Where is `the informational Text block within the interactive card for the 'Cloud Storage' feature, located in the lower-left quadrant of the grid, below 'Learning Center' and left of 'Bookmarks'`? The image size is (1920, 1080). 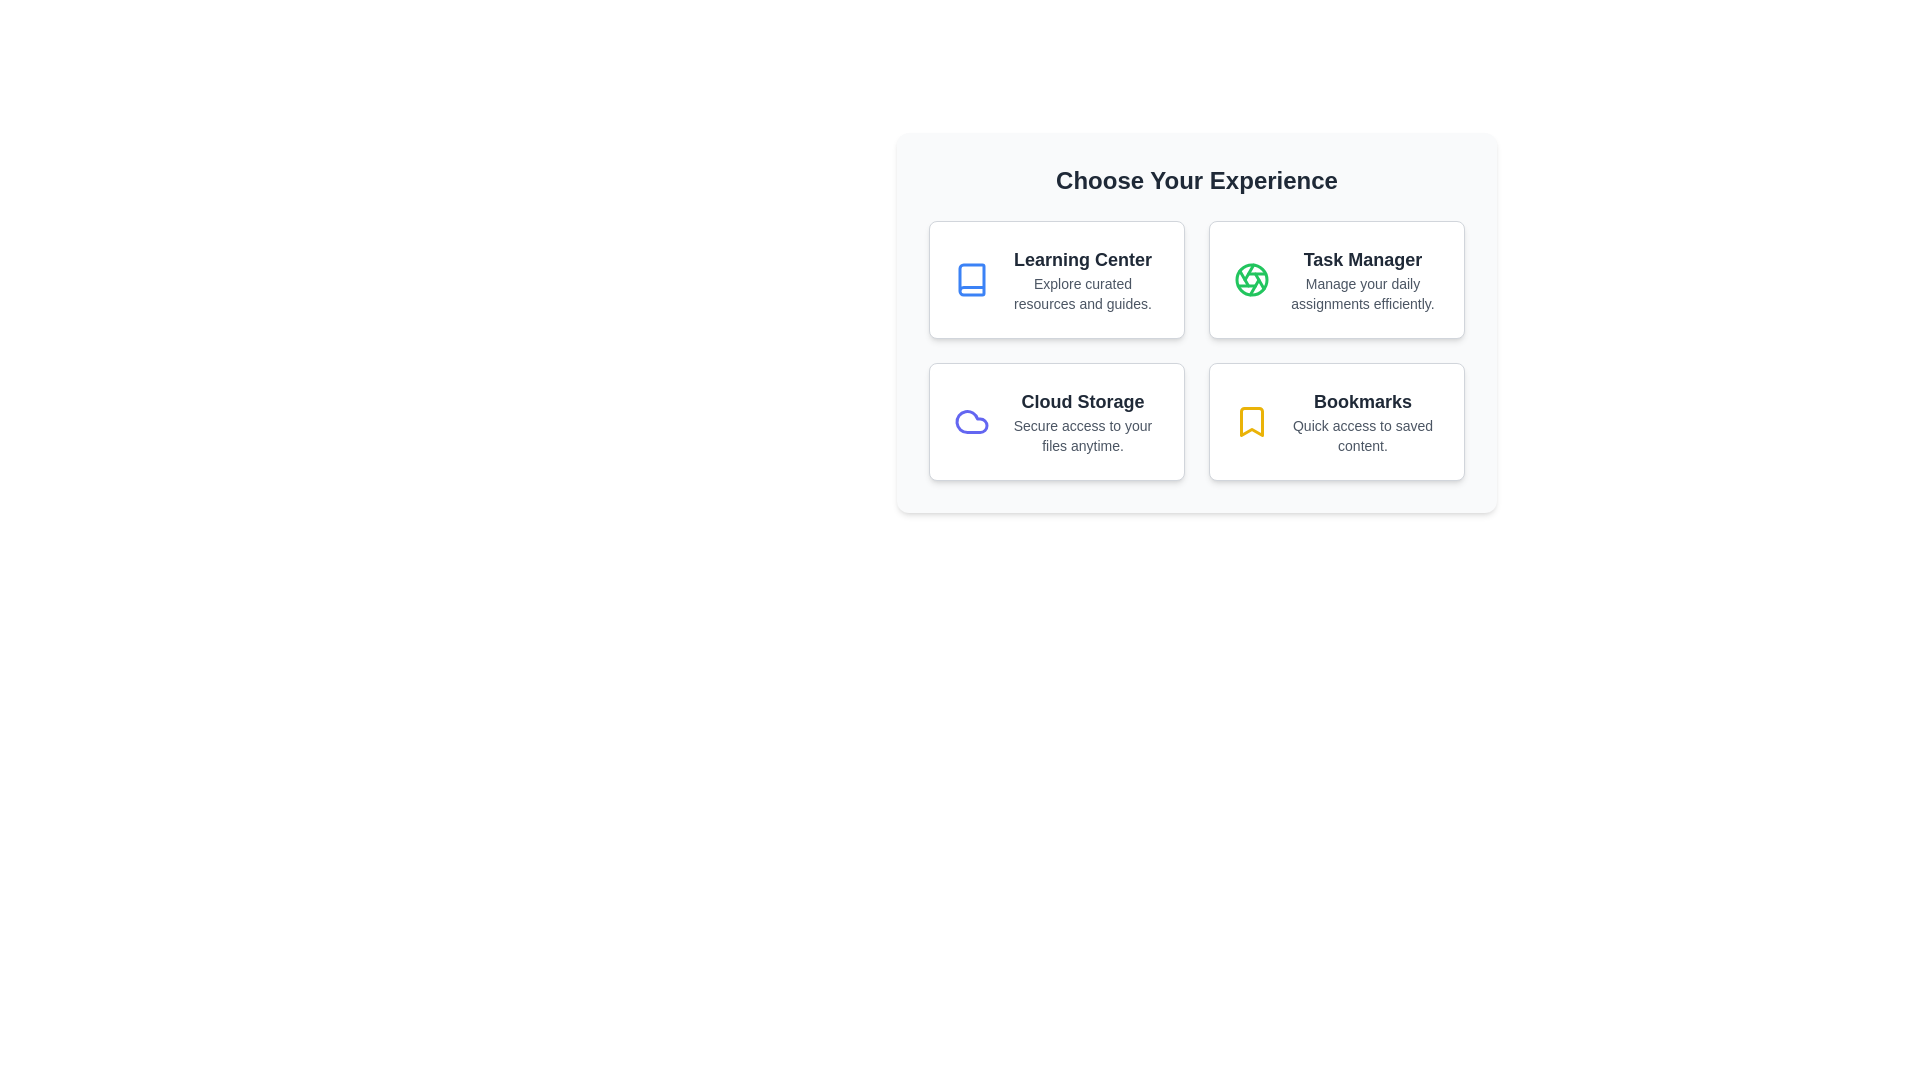
the informational Text block within the interactive card for the 'Cloud Storage' feature, located in the lower-left quadrant of the grid, below 'Learning Center' and left of 'Bookmarks' is located at coordinates (1082, 420).